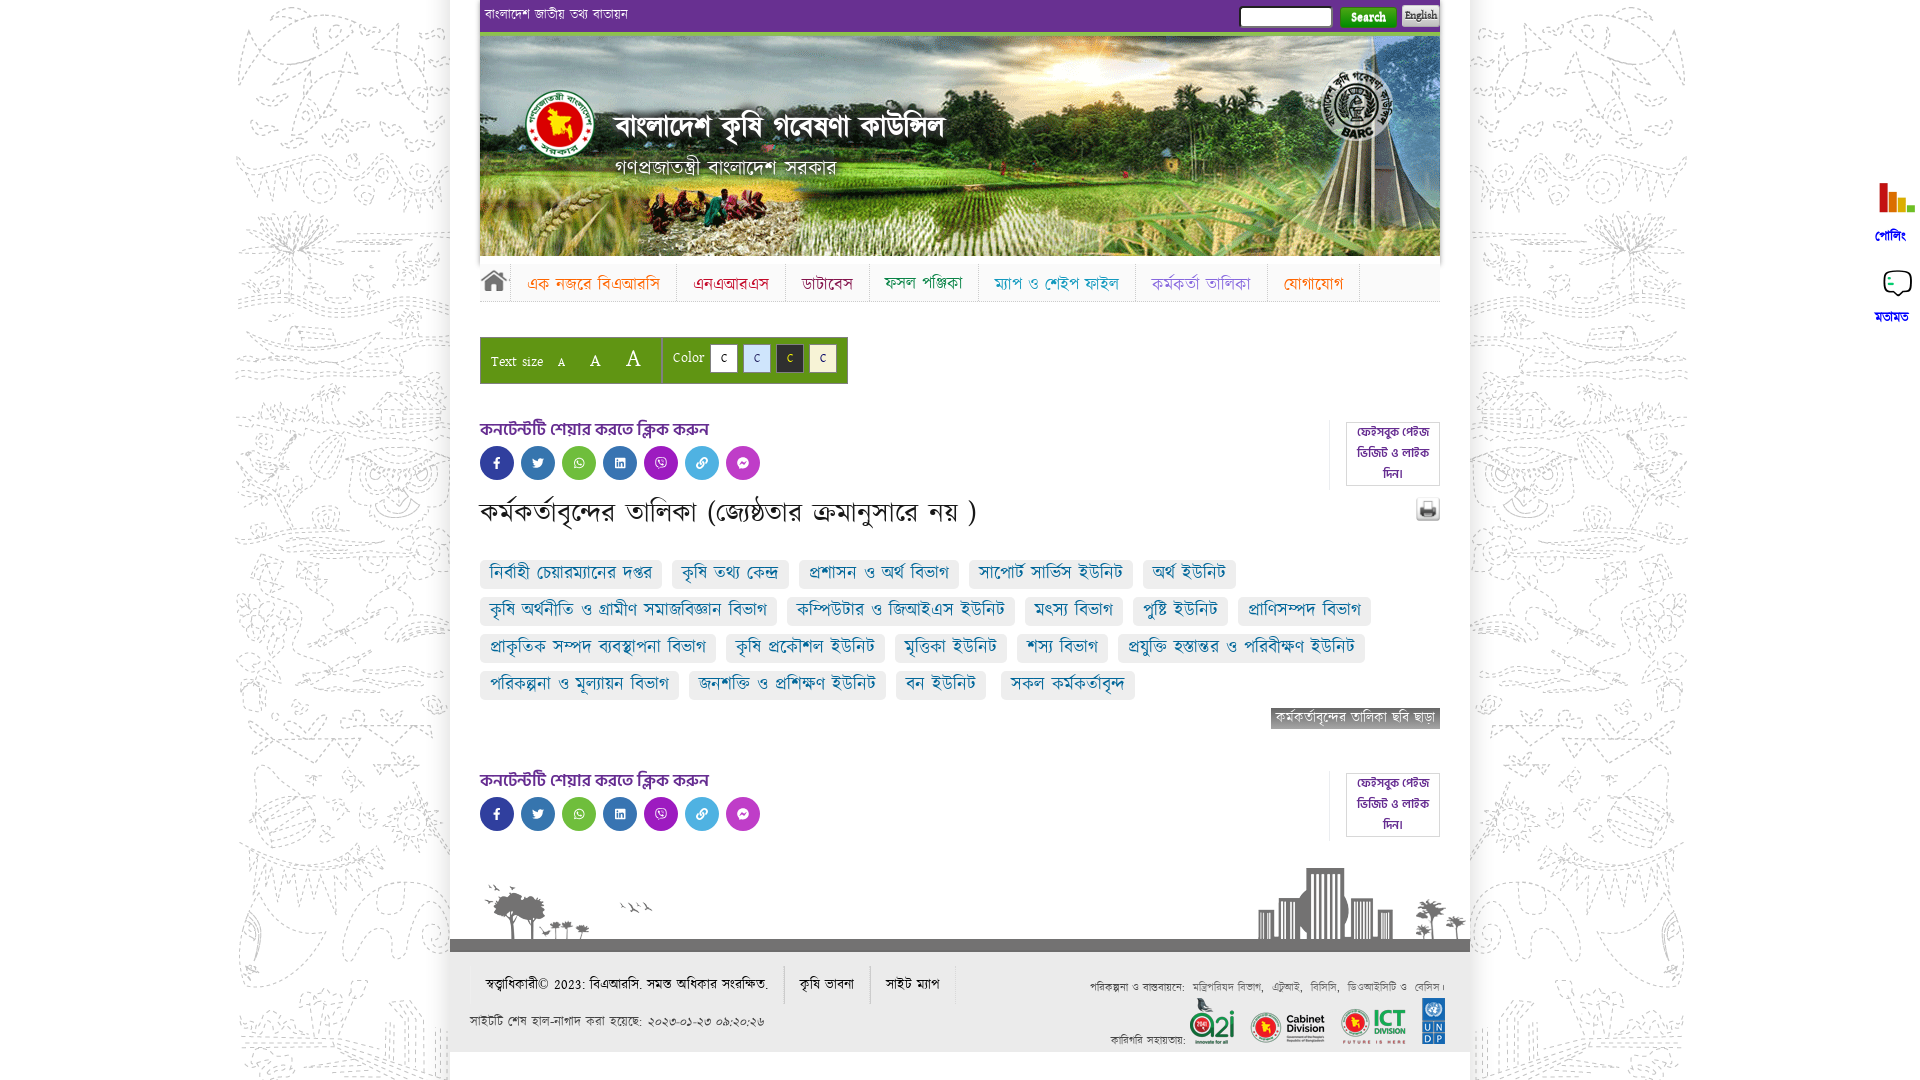  Describe the element at coordinates (632, 357) in the screenshot. I see `'A'` at that location.